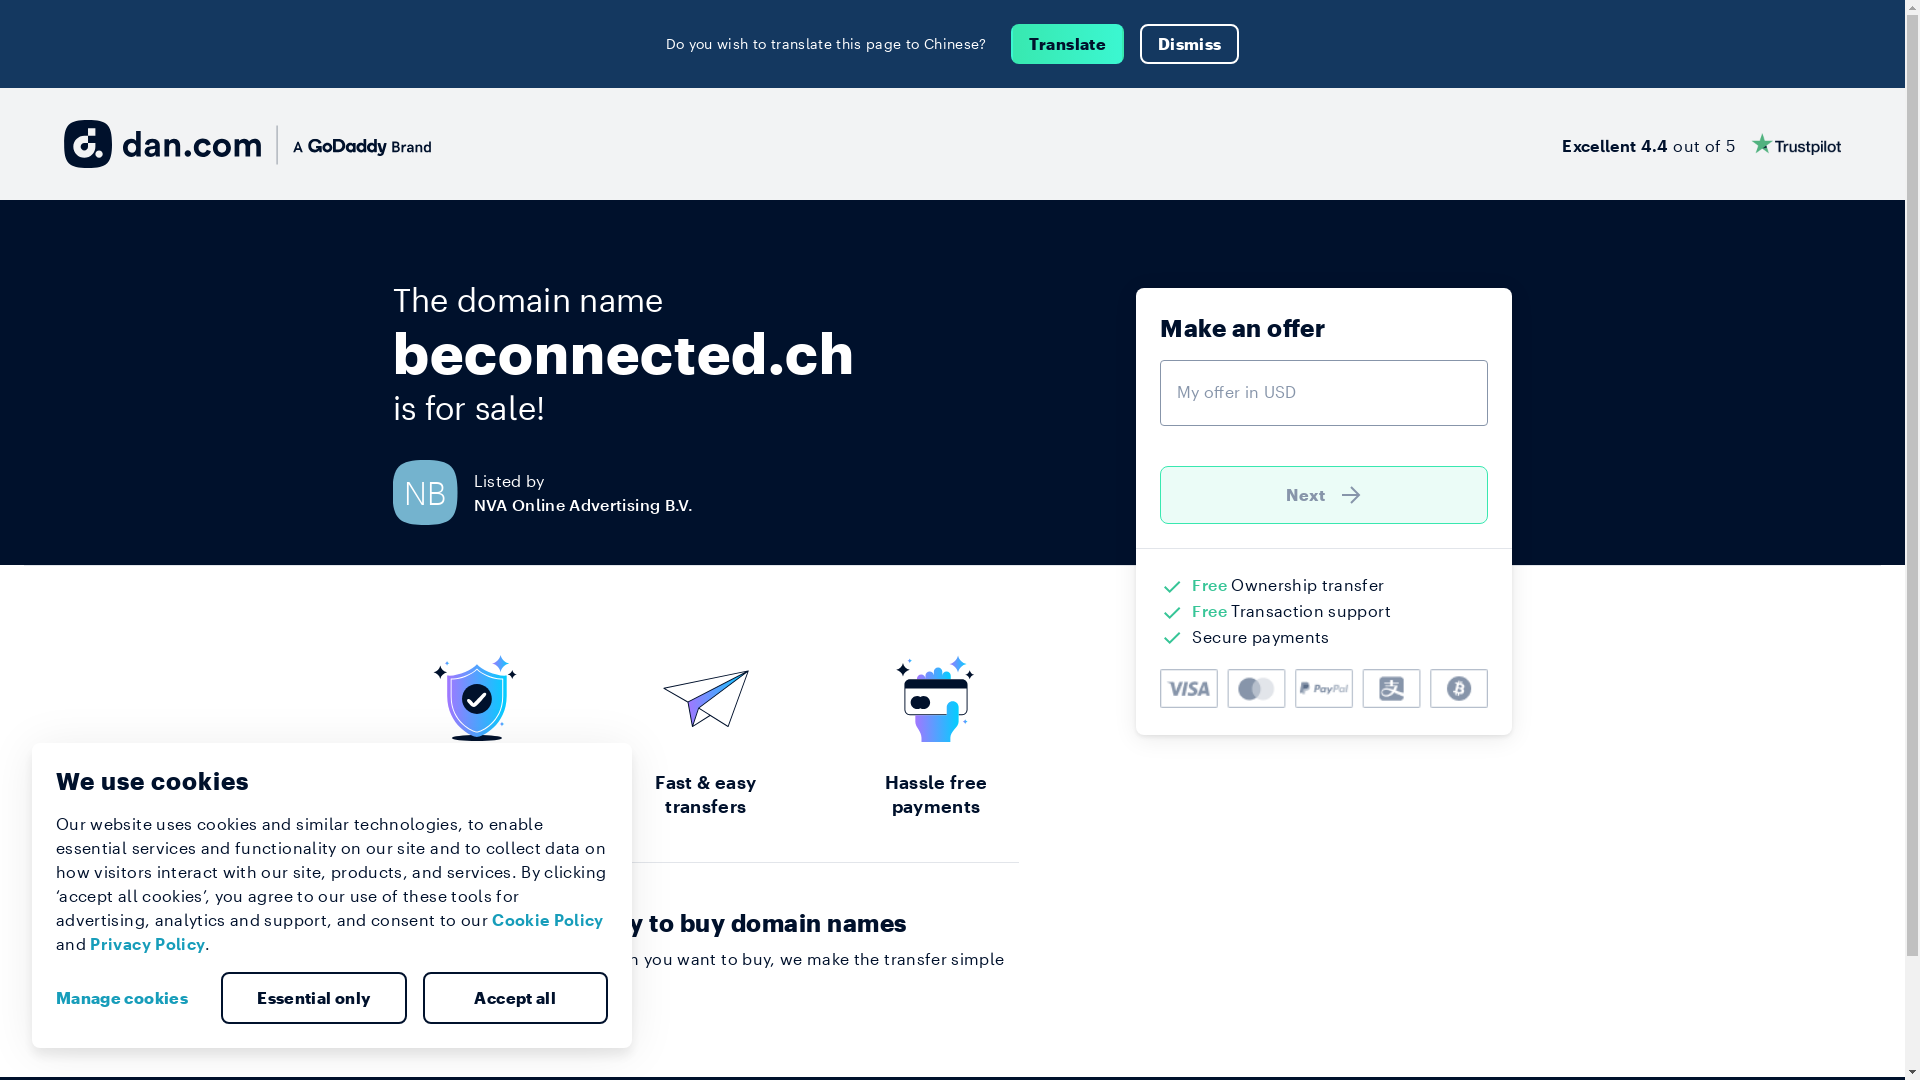  I want to click on 'Dismiss', so click(1189, 43).